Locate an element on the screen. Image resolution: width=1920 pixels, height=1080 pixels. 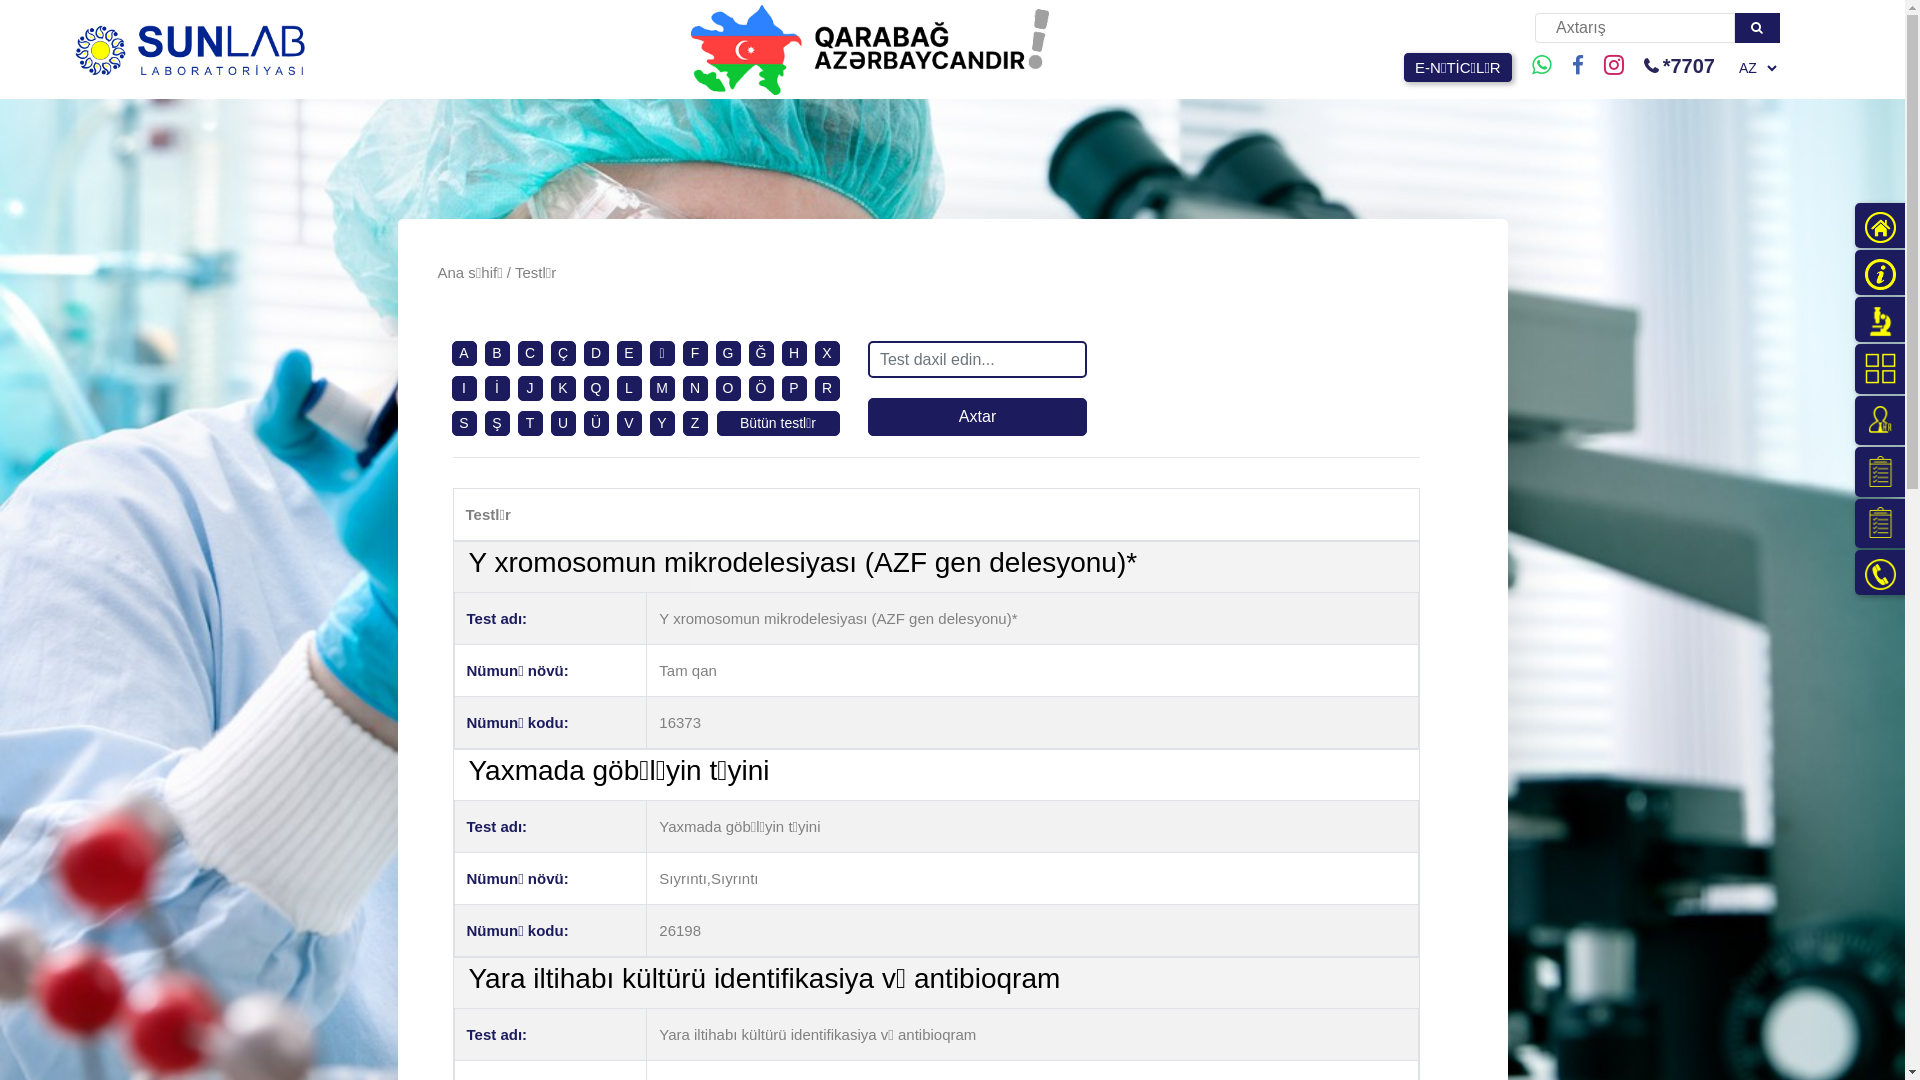
'Z' is located at coordinates (695, 422).